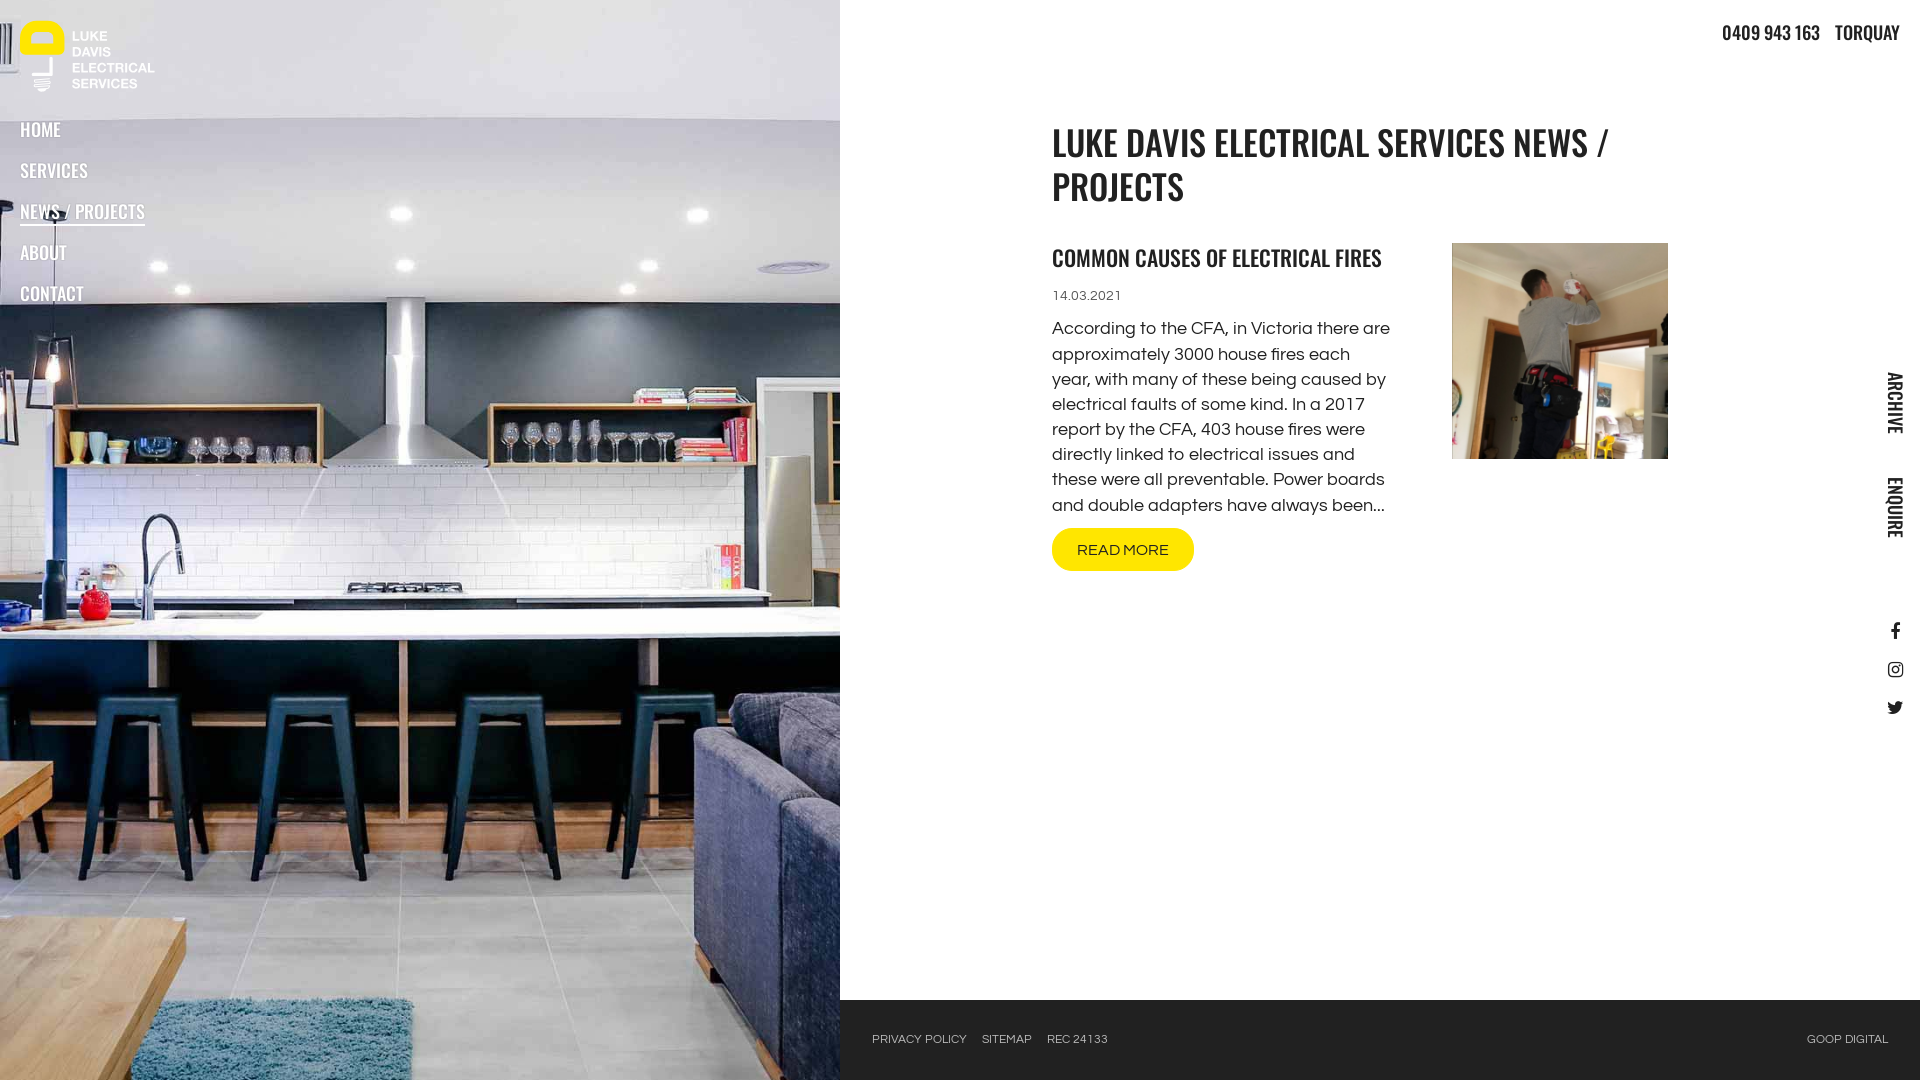 The image size is (1920, 1080). Describe the element at coordinates (982, 1039) in the screenshot. I see `'SITEMAP'` at that location.